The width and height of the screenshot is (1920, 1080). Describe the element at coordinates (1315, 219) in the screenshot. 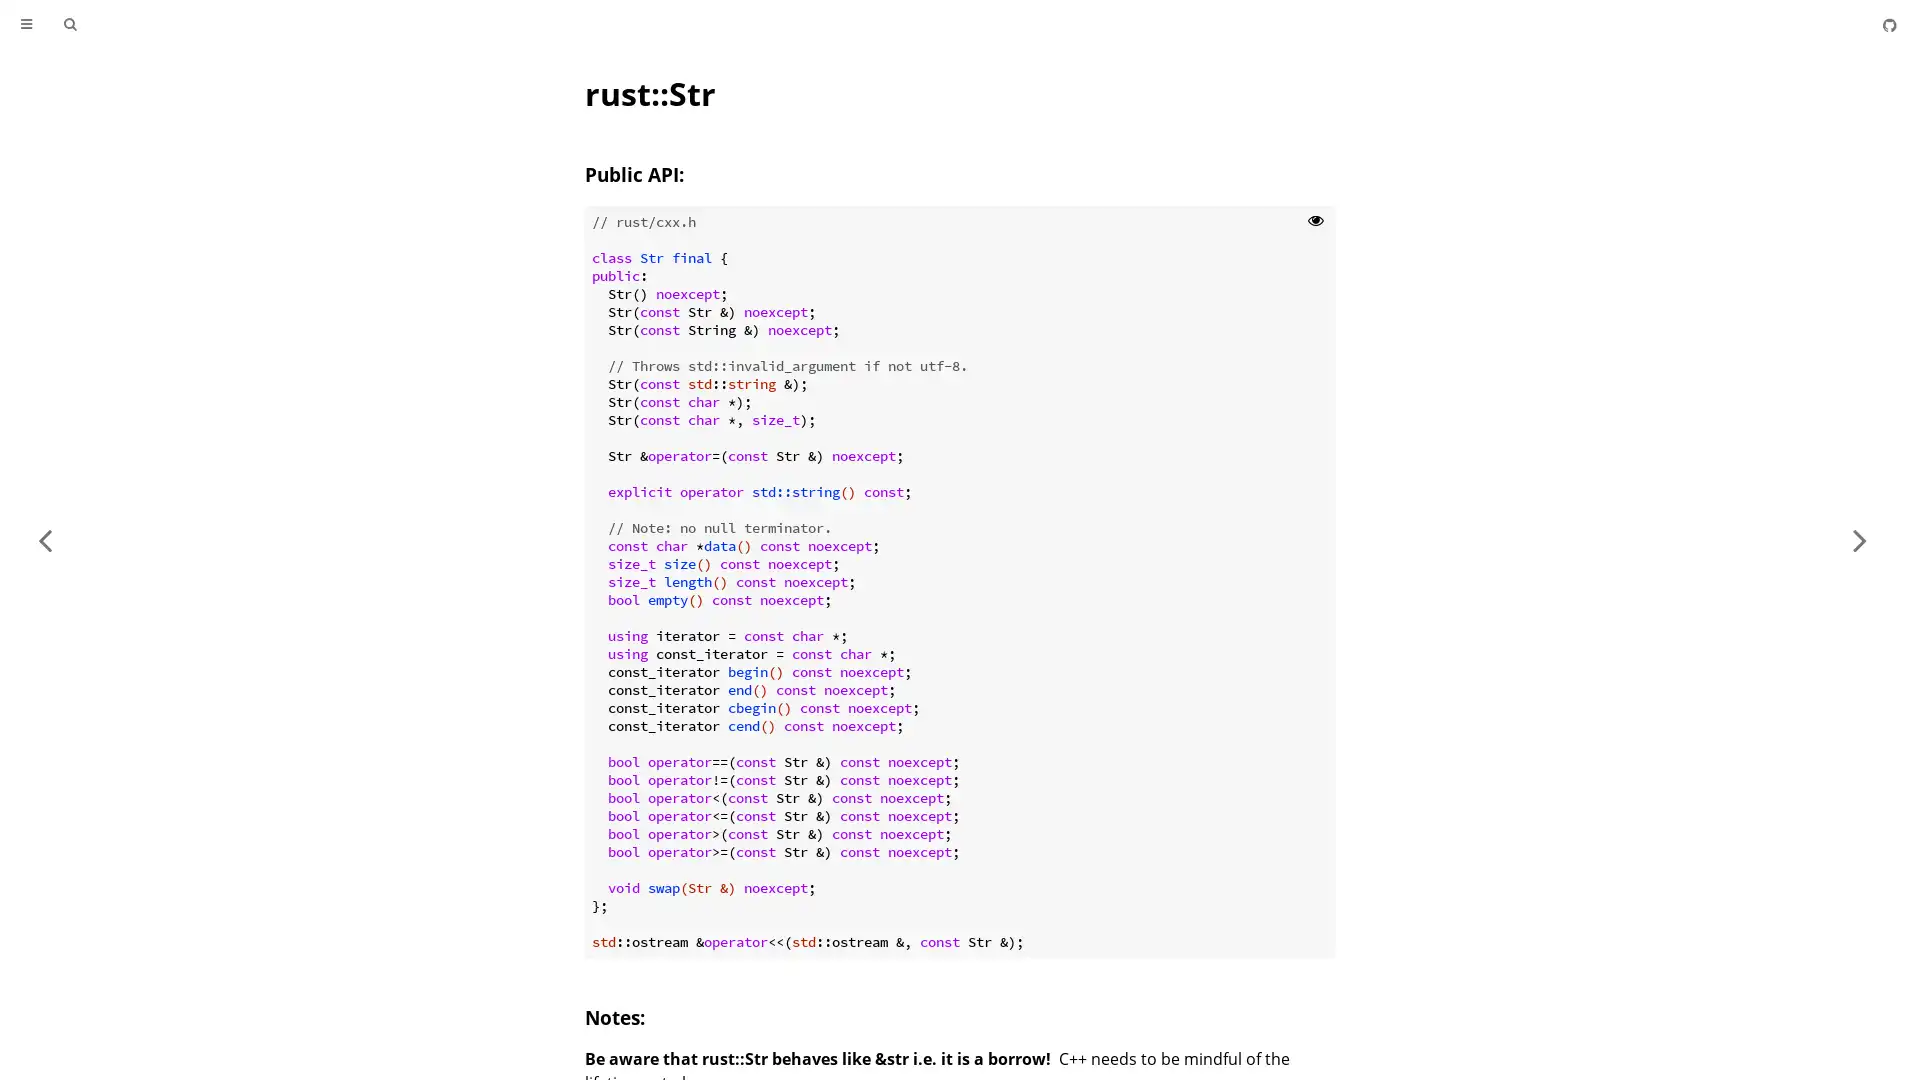

I see `Show hidden lines` at that location.